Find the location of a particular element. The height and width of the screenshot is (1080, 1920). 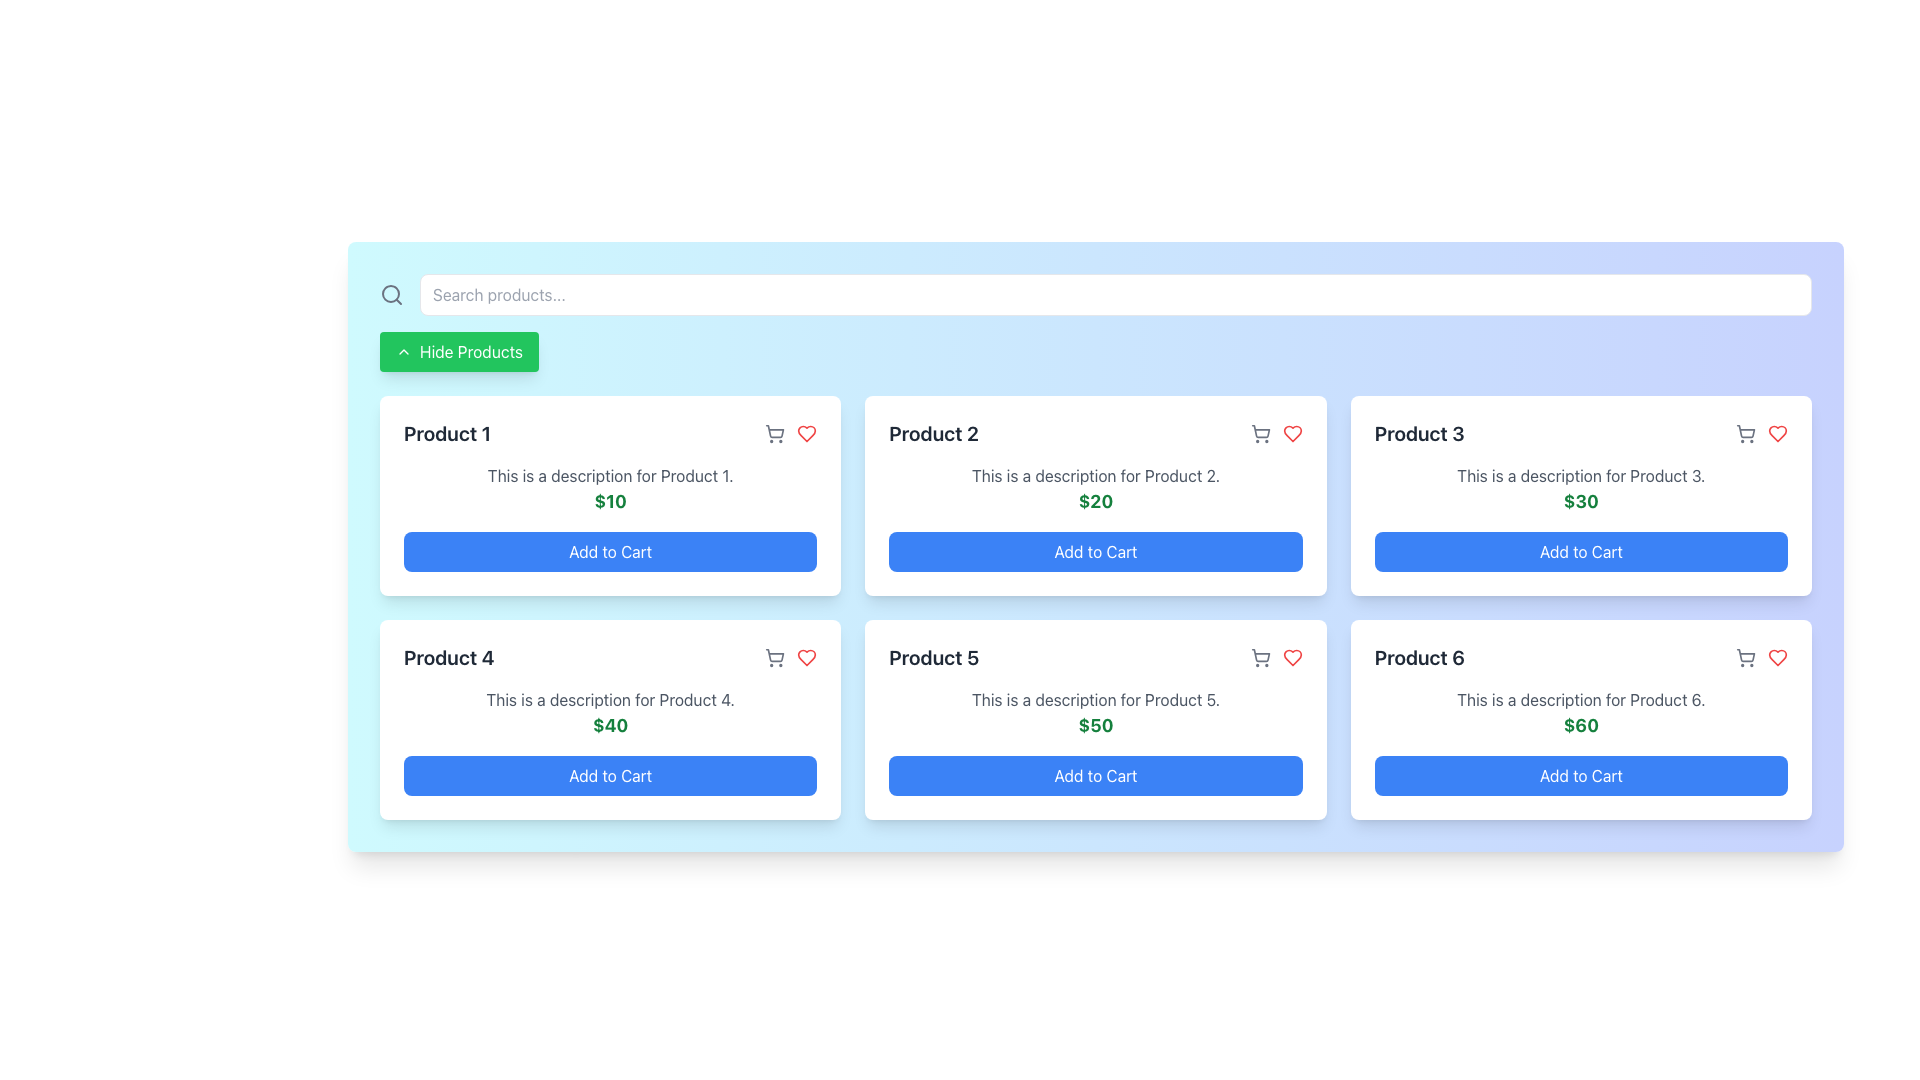

the icon button group located at the top-right corner of the 'Product 1' card is located at coordinates (790, 433).